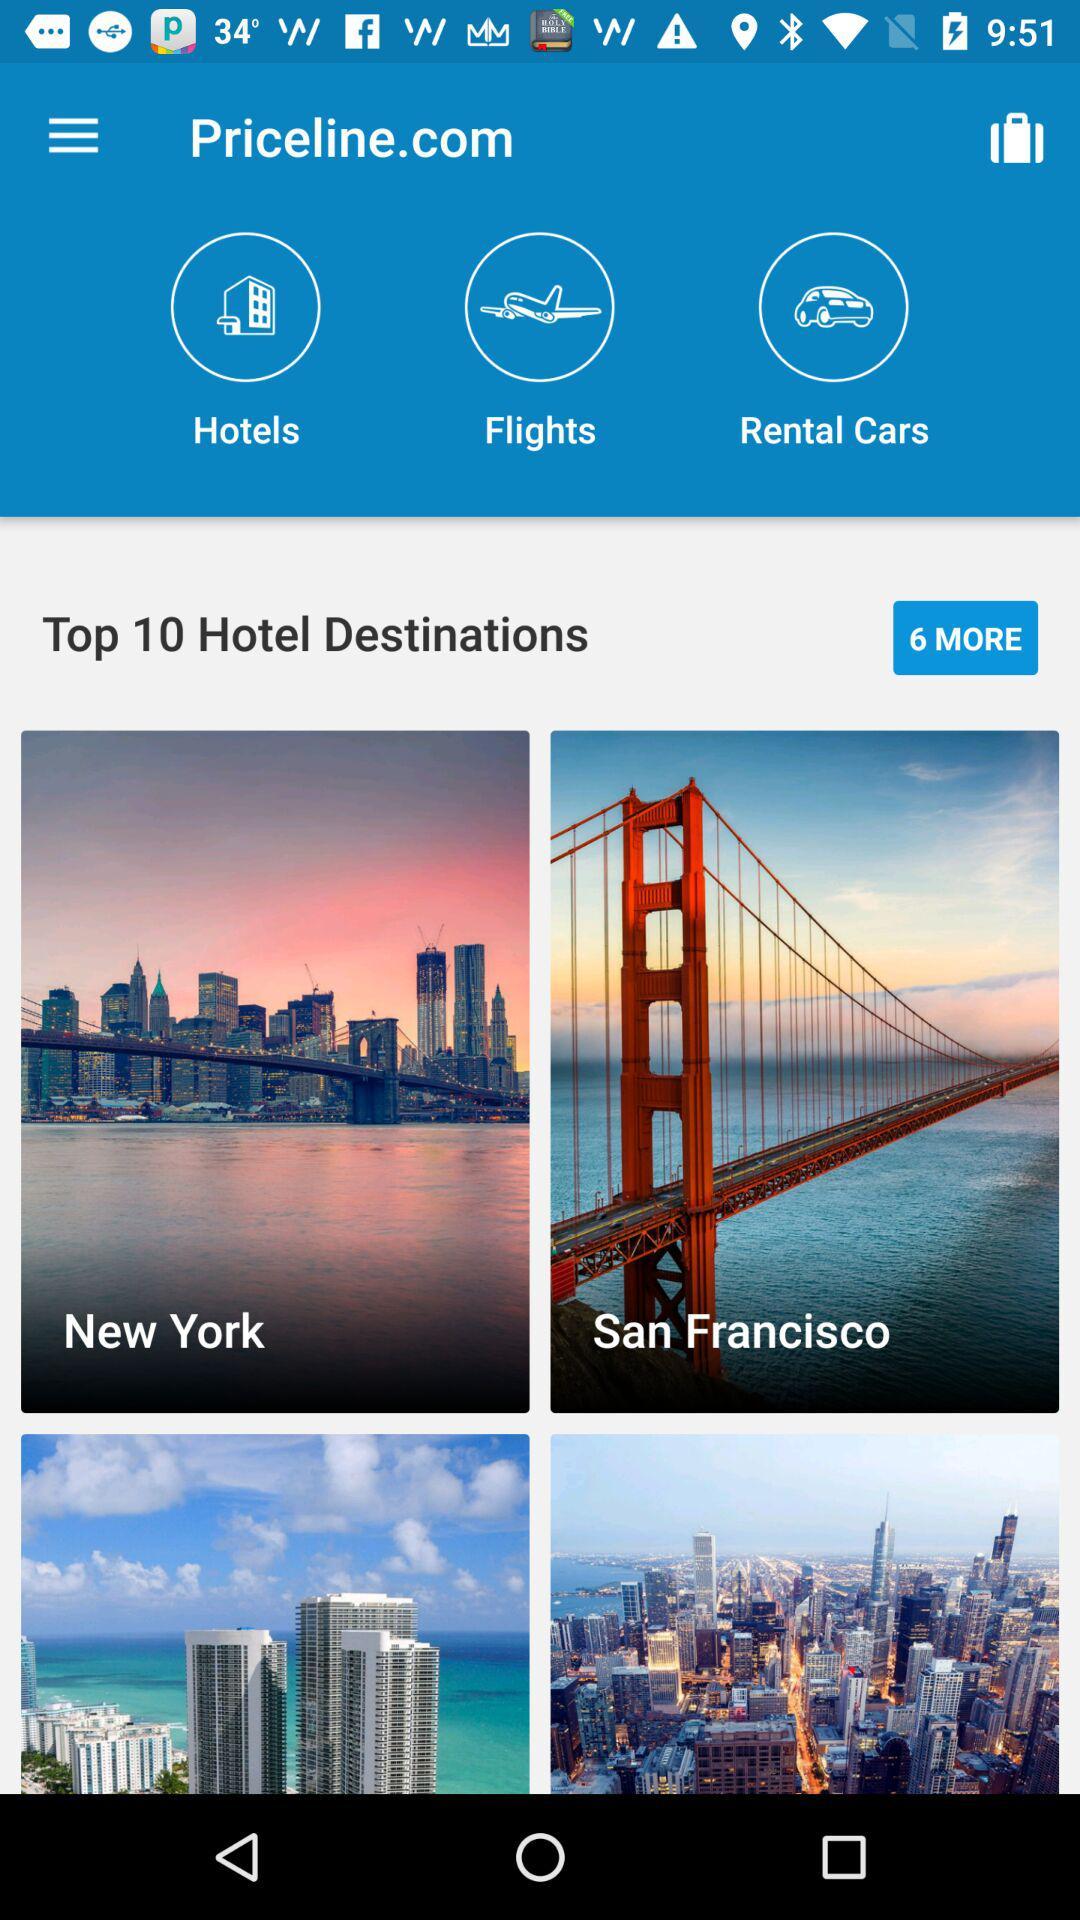  I want to click on the icon next to flights, so click(833, 342).